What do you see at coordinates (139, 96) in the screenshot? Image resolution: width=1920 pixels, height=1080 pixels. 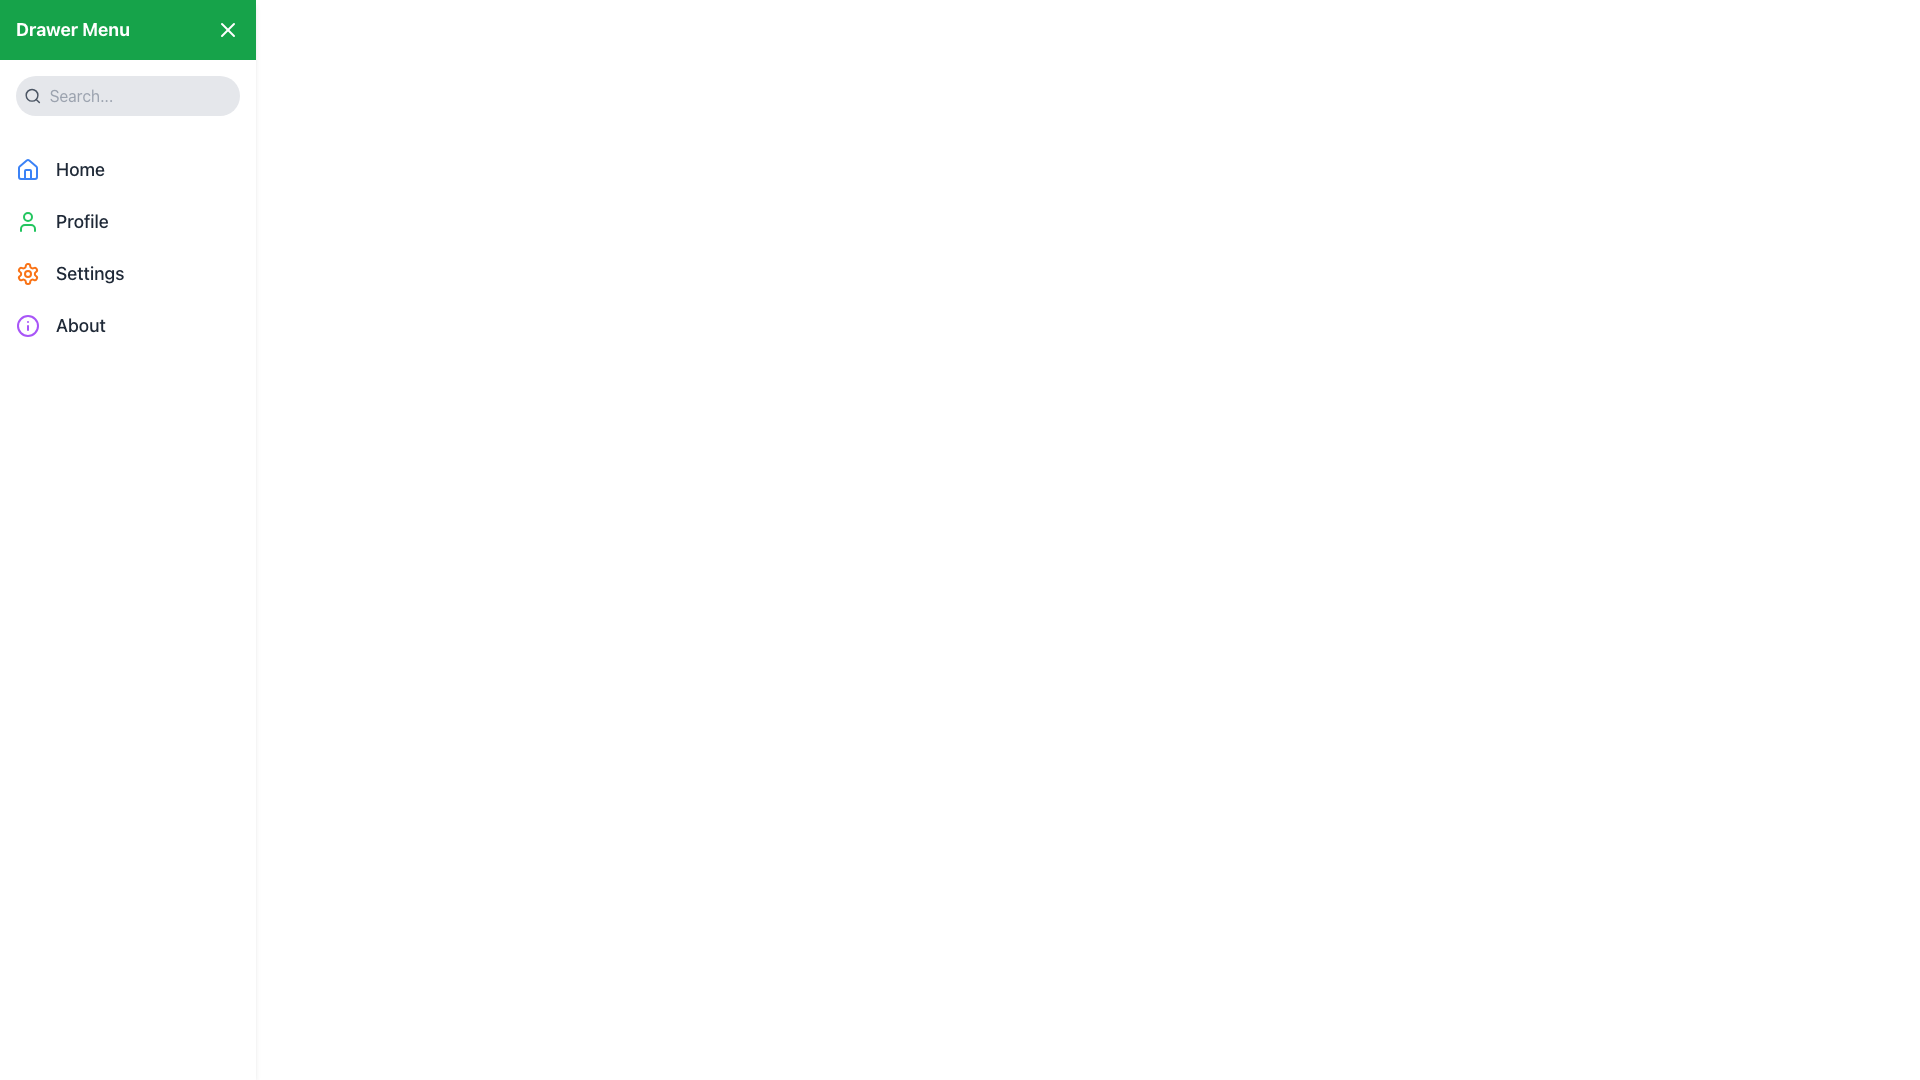 I see `the search input field located at the top-left corner of the sidebar drawer to focus it` at bounding box center [139, 96].